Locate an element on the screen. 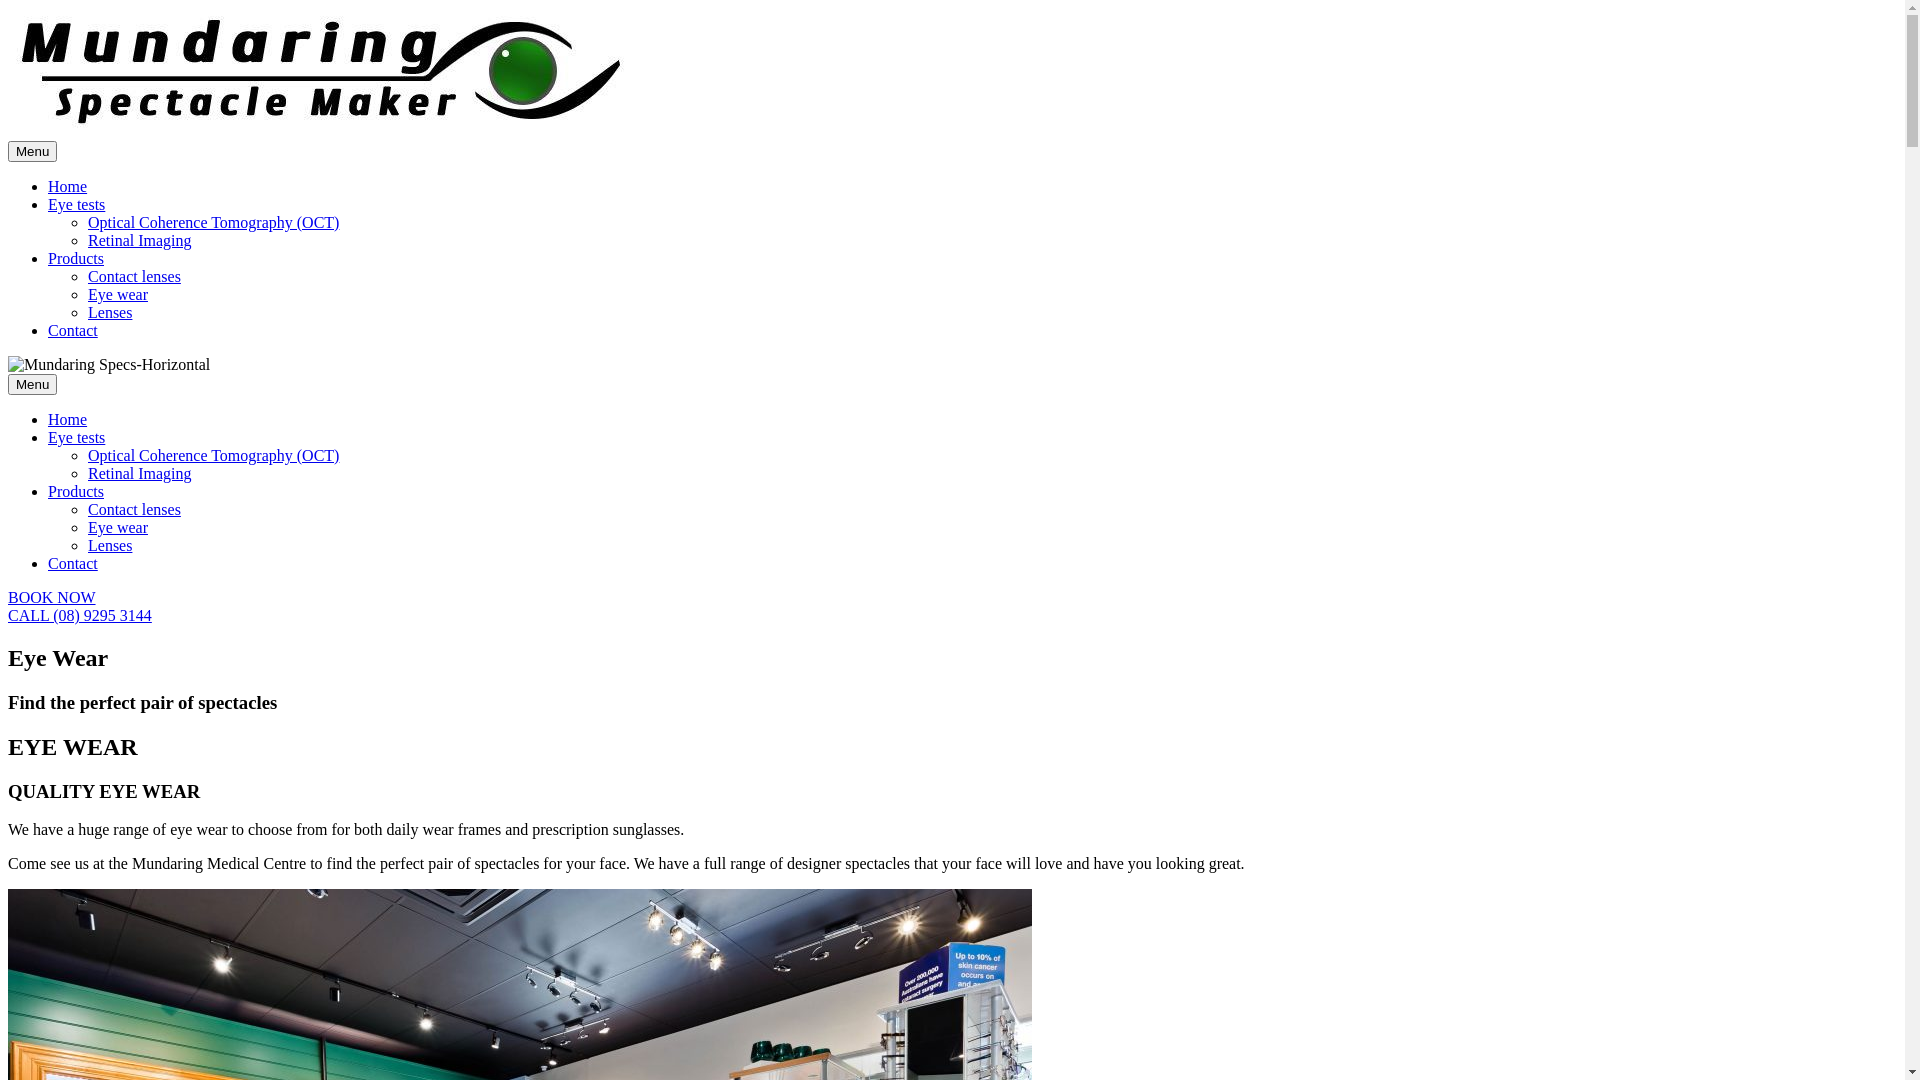 The height and width of the screenshot is (1080, 1920). 'Contact' is located at coordinates (72, 563).